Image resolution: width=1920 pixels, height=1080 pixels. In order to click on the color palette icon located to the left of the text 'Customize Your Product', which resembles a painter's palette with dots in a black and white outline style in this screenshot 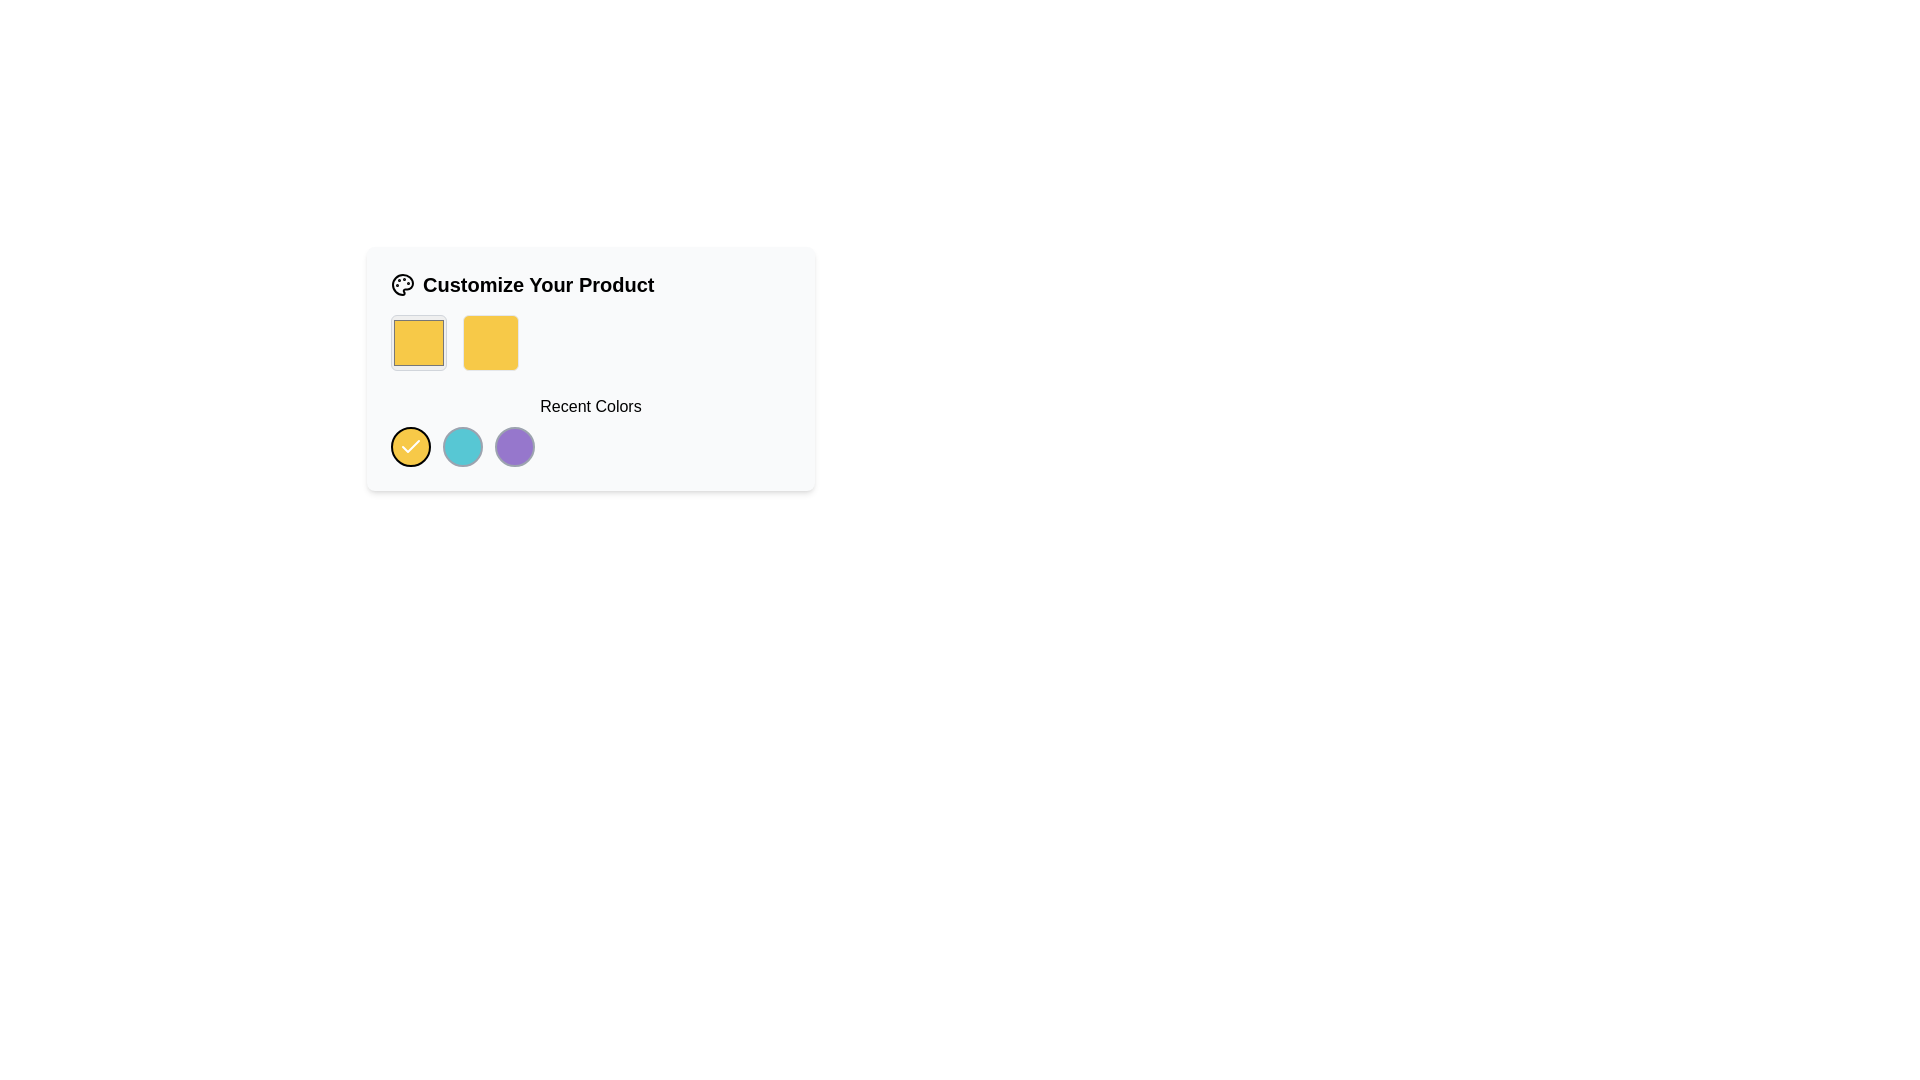, I will do `click(402, 285)`.